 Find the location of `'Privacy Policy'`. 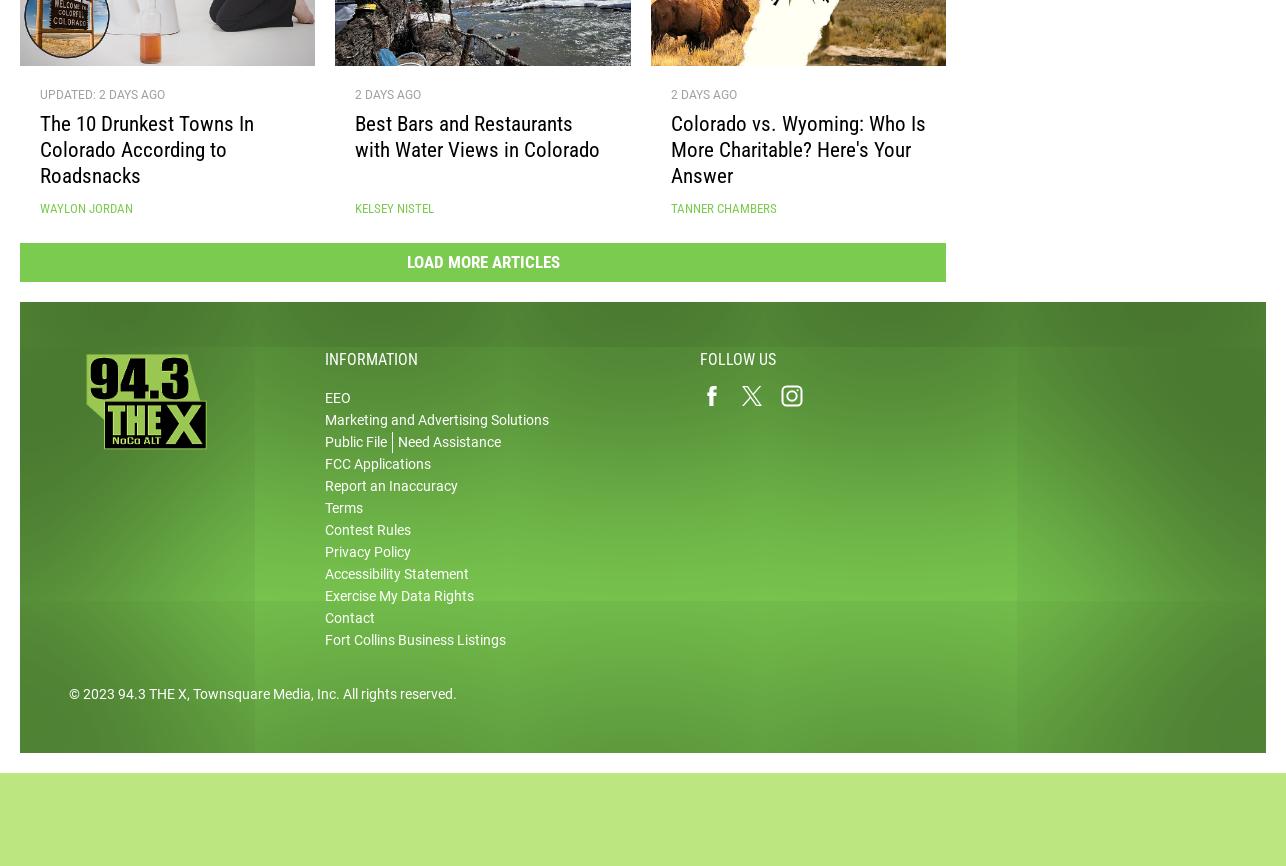

'Privacy Policy' is located at coordinates (367, 560).